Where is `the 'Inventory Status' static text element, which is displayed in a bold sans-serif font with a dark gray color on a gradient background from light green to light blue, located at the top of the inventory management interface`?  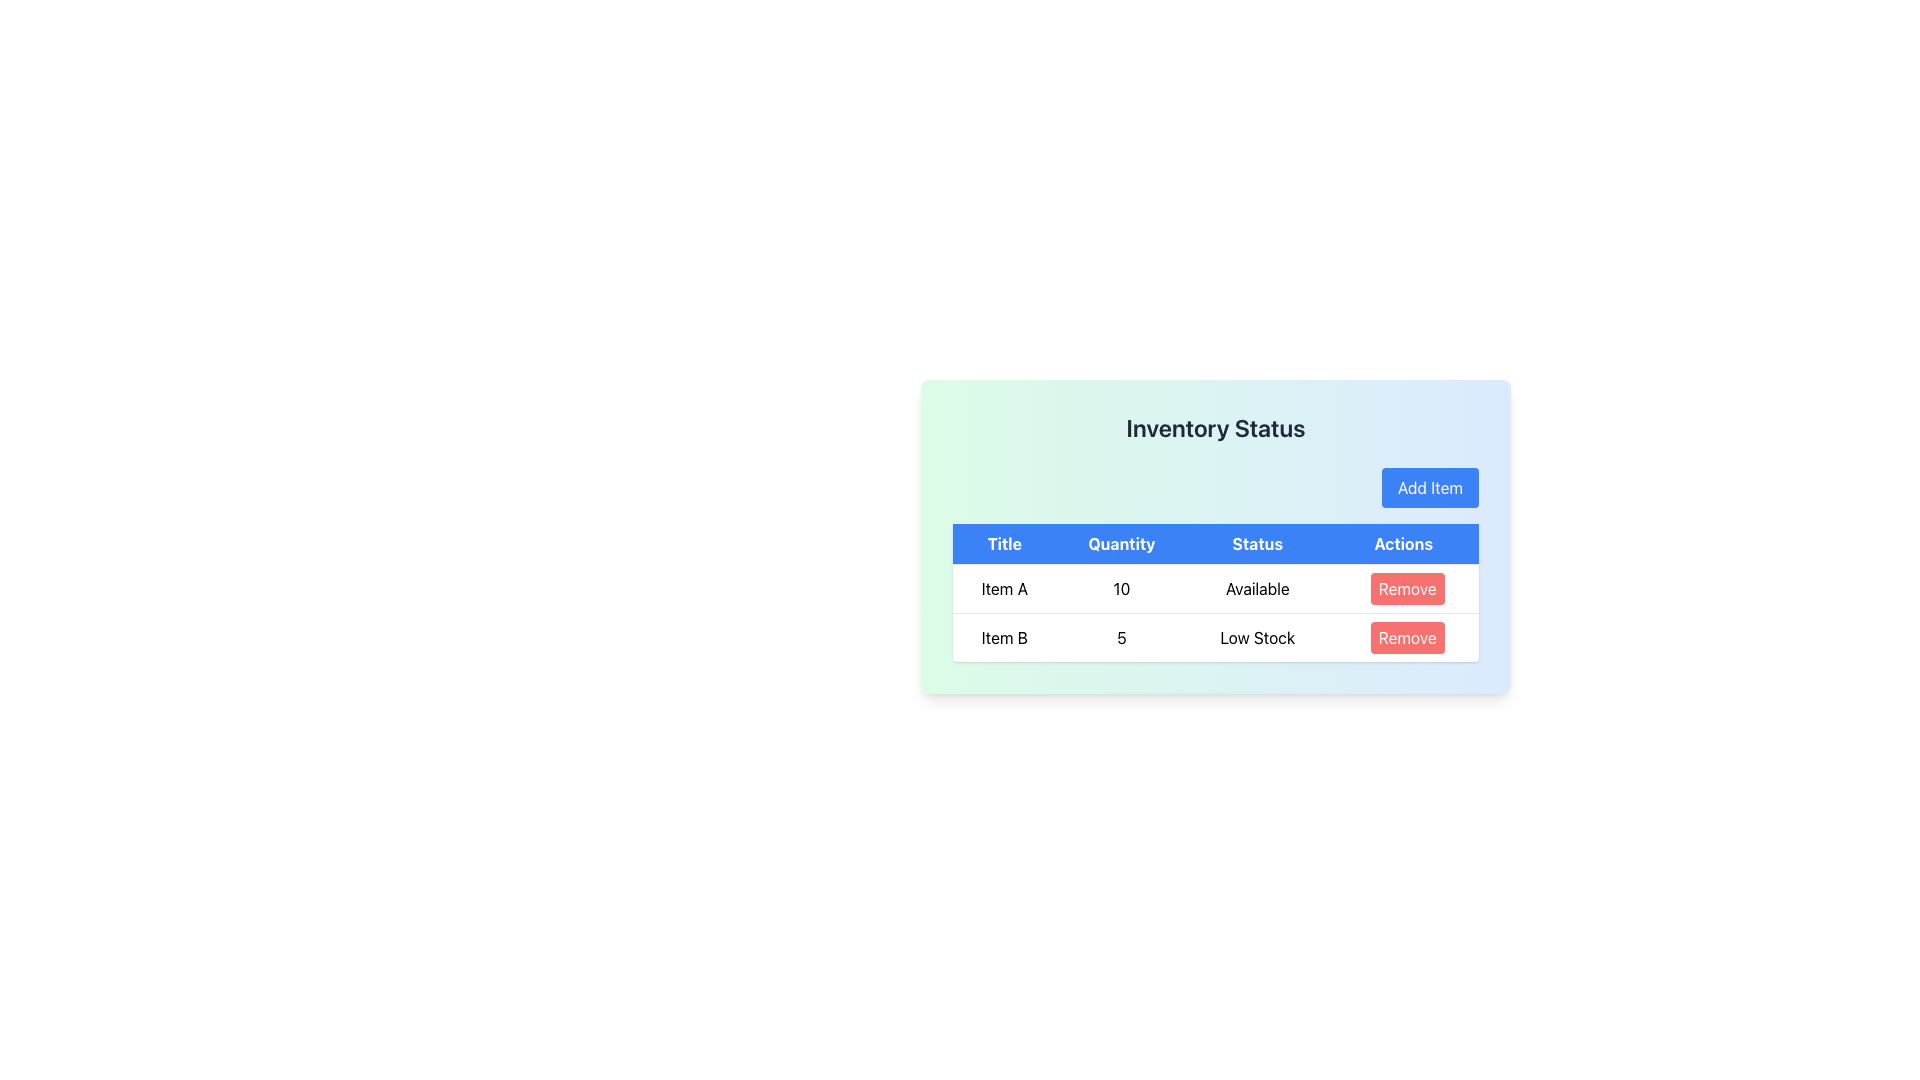 the 'Inventory Status' static text element, which is displayed in a bold sans-serif font with a dark gray color on a gradient background from light green to light blue, located at the top of the inventory management interface is located at coordinates (1214, 427).